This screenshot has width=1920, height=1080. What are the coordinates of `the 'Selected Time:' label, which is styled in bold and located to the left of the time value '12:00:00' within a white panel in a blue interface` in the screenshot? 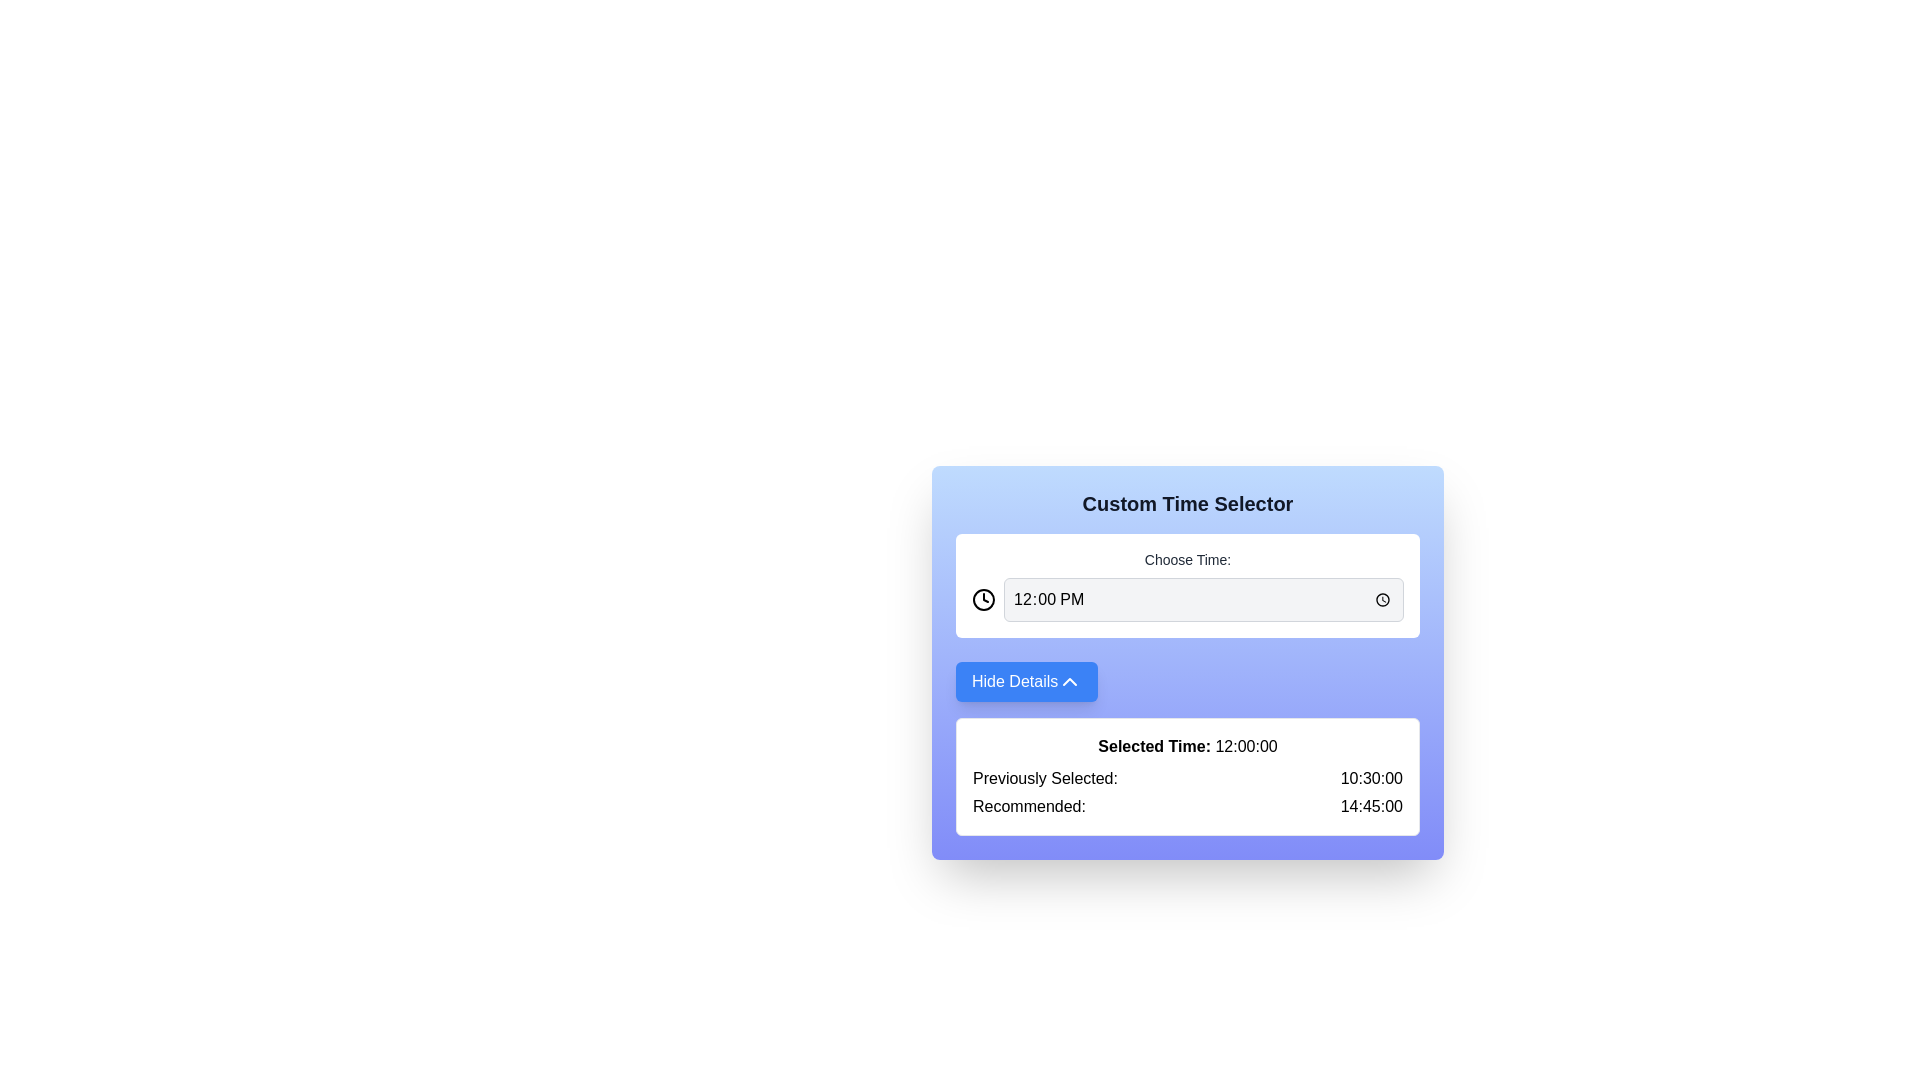 It's located at (1154, 746).